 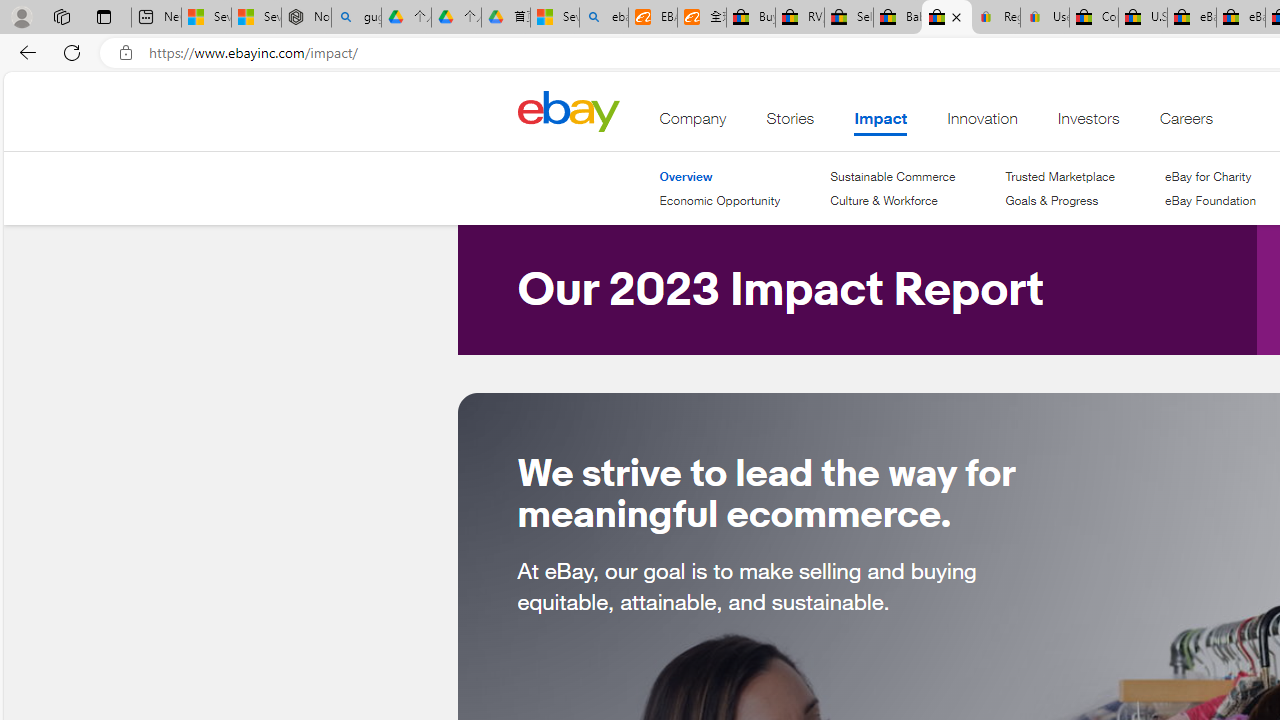 What do you see at coordinates (896, 17) in the screenshot?
I see `'Baby Keepsakes & Announcements for sale | eBay'` at bounding box center [896, 17].